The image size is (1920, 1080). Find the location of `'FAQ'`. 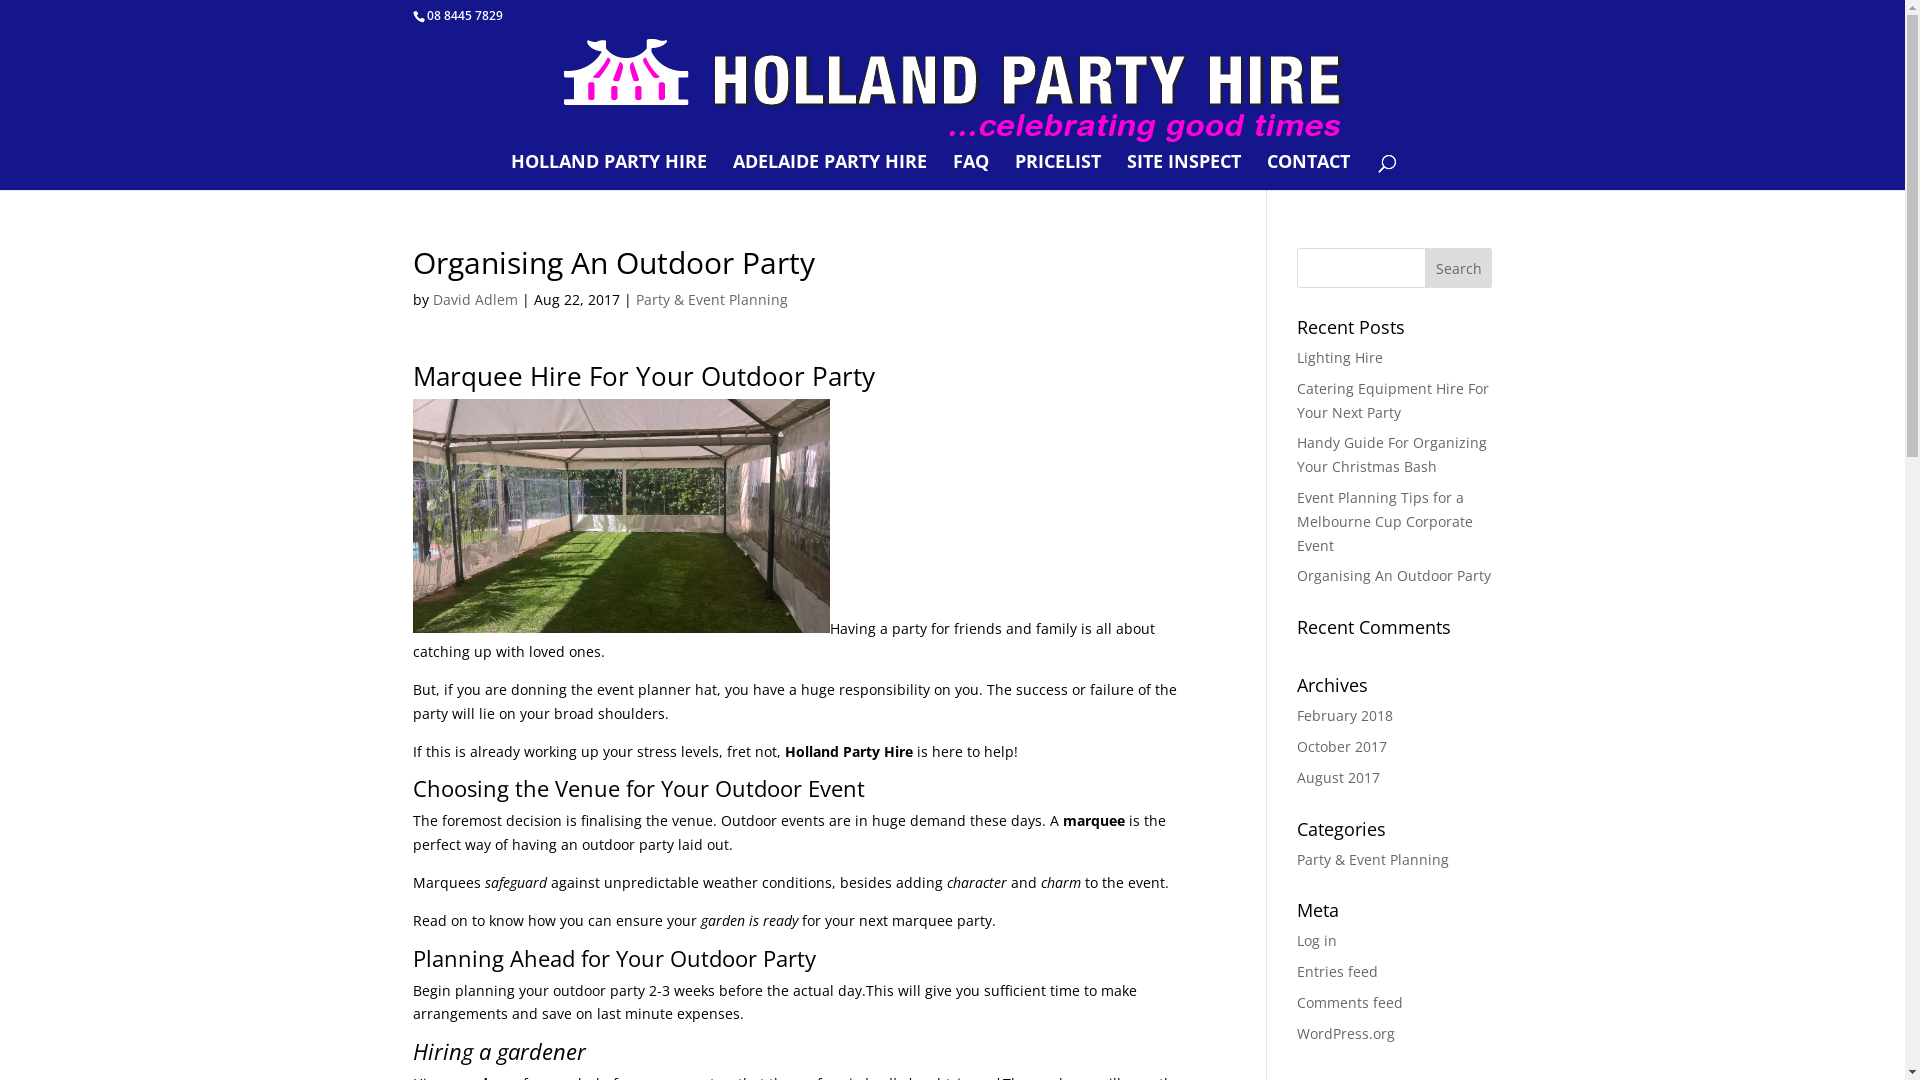

'FAQ' is located at coordinates (970, 171).